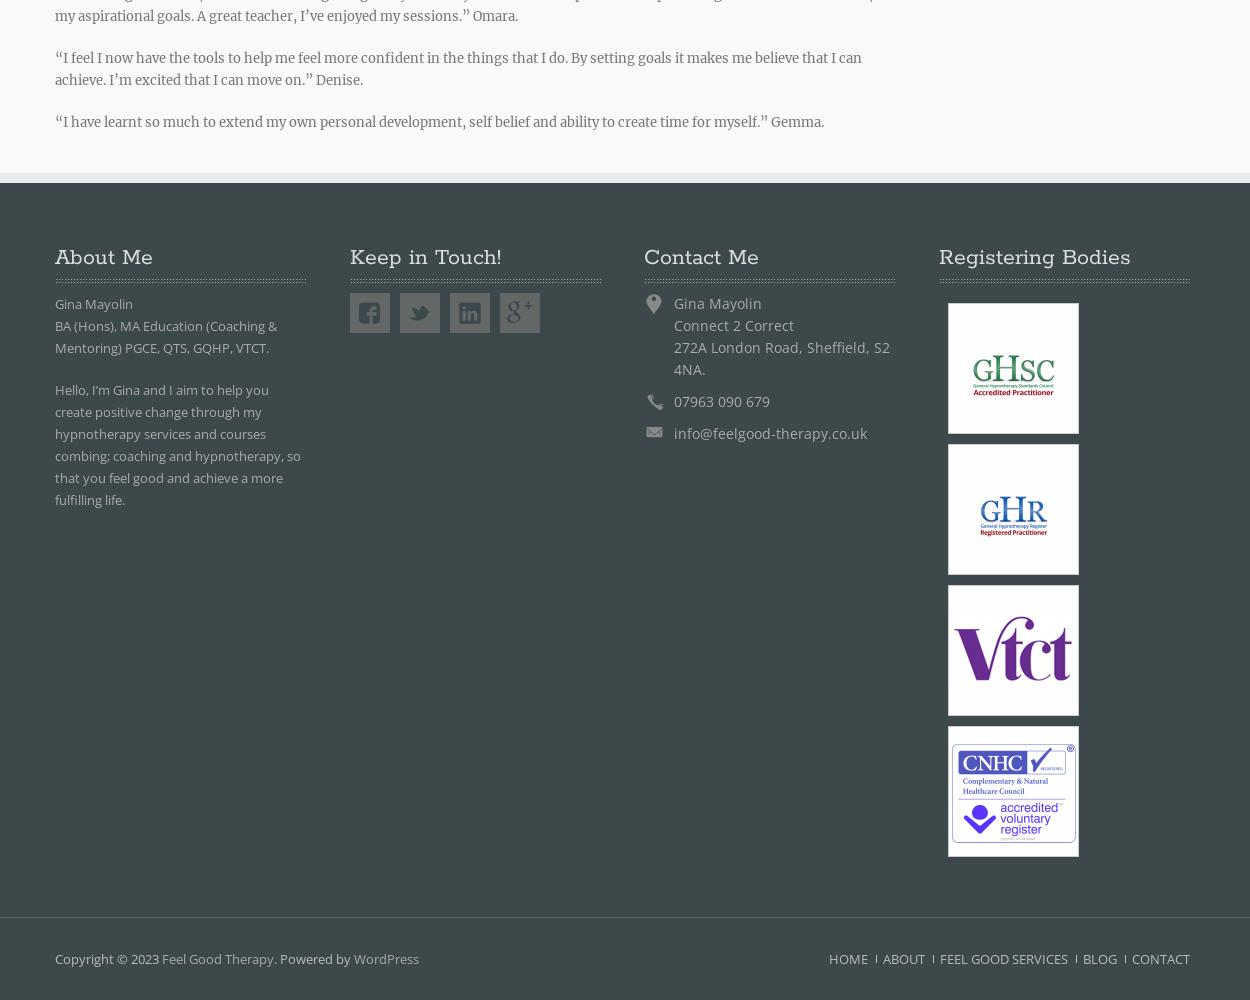  What do you see at coordinates (1004, 958) in the screenshot?
I see `'Feel Good Services'` at bounding box center [1004, 958].